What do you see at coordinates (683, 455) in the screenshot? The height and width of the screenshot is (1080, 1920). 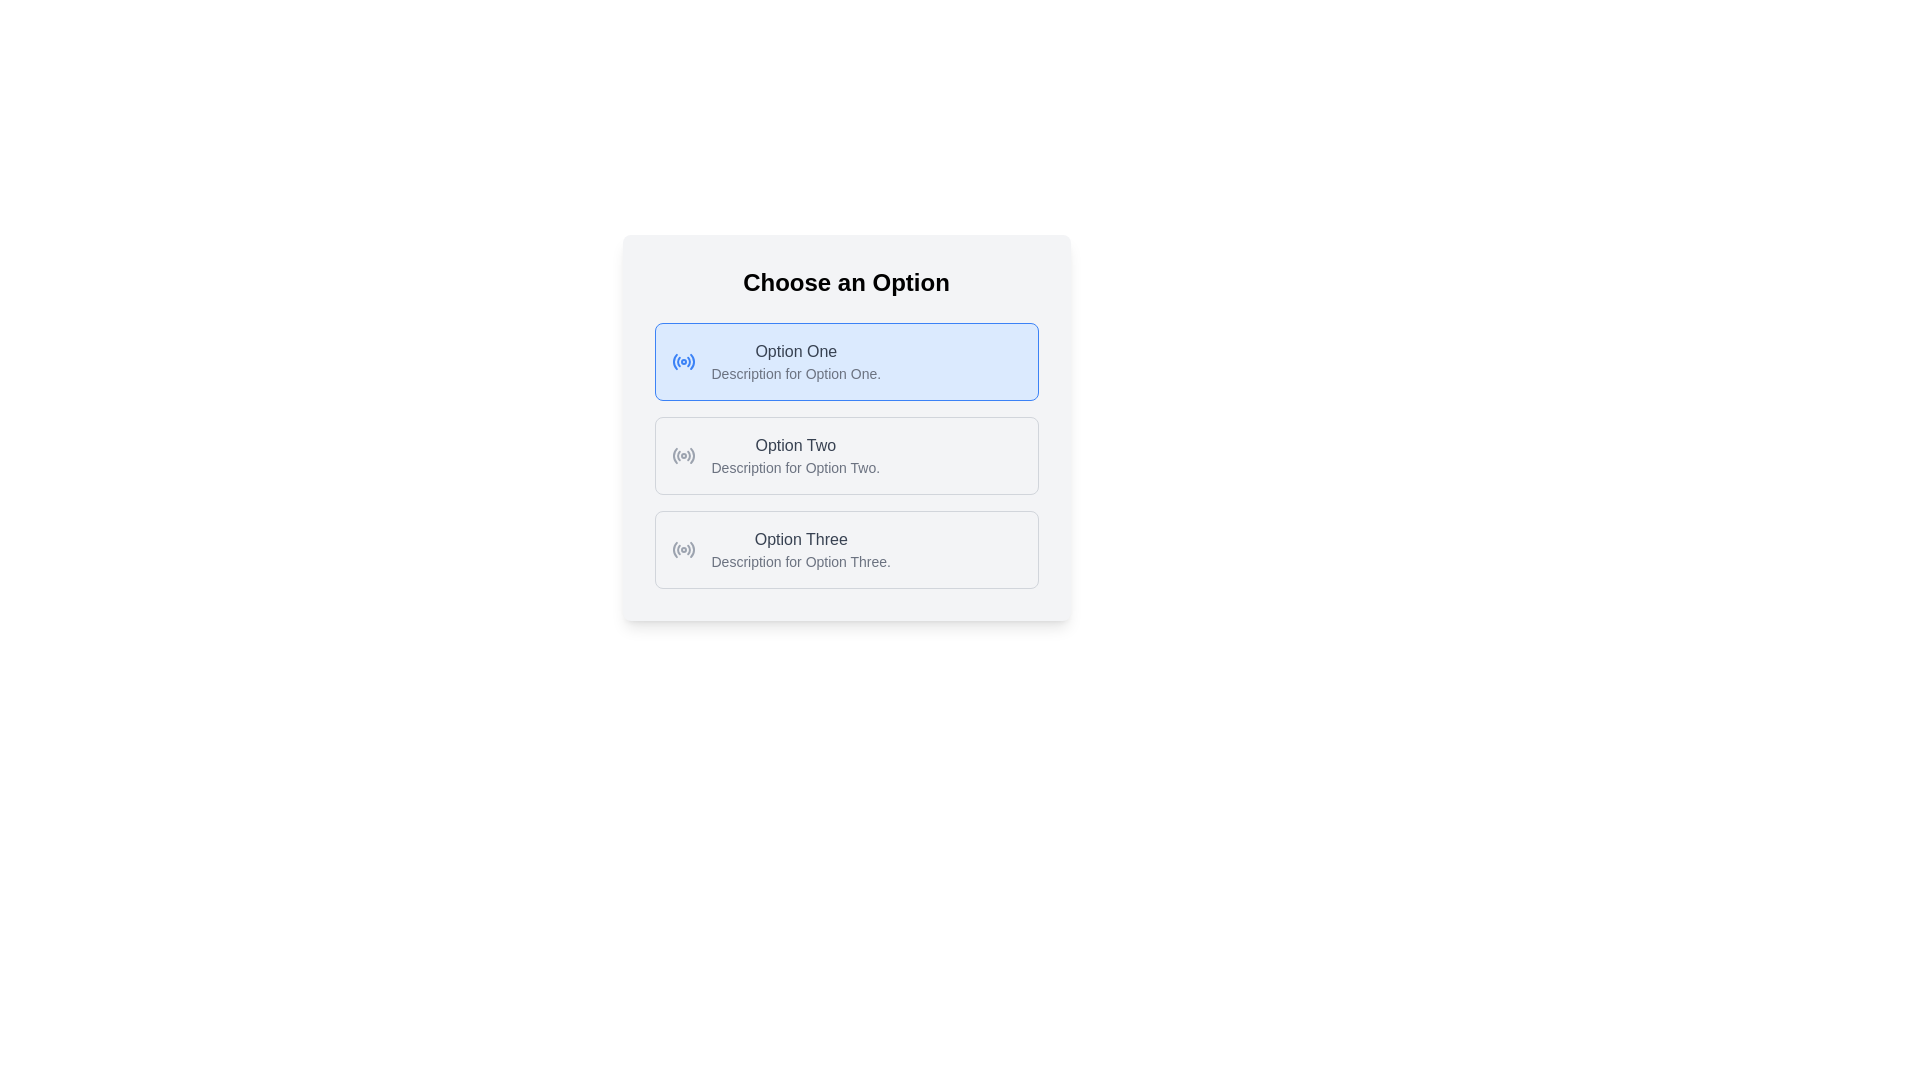 I see `the radio button styled with a gray circle and central dot, located to the left of the text 'Option Two' for focus effect` at bounding box center [683, 455].